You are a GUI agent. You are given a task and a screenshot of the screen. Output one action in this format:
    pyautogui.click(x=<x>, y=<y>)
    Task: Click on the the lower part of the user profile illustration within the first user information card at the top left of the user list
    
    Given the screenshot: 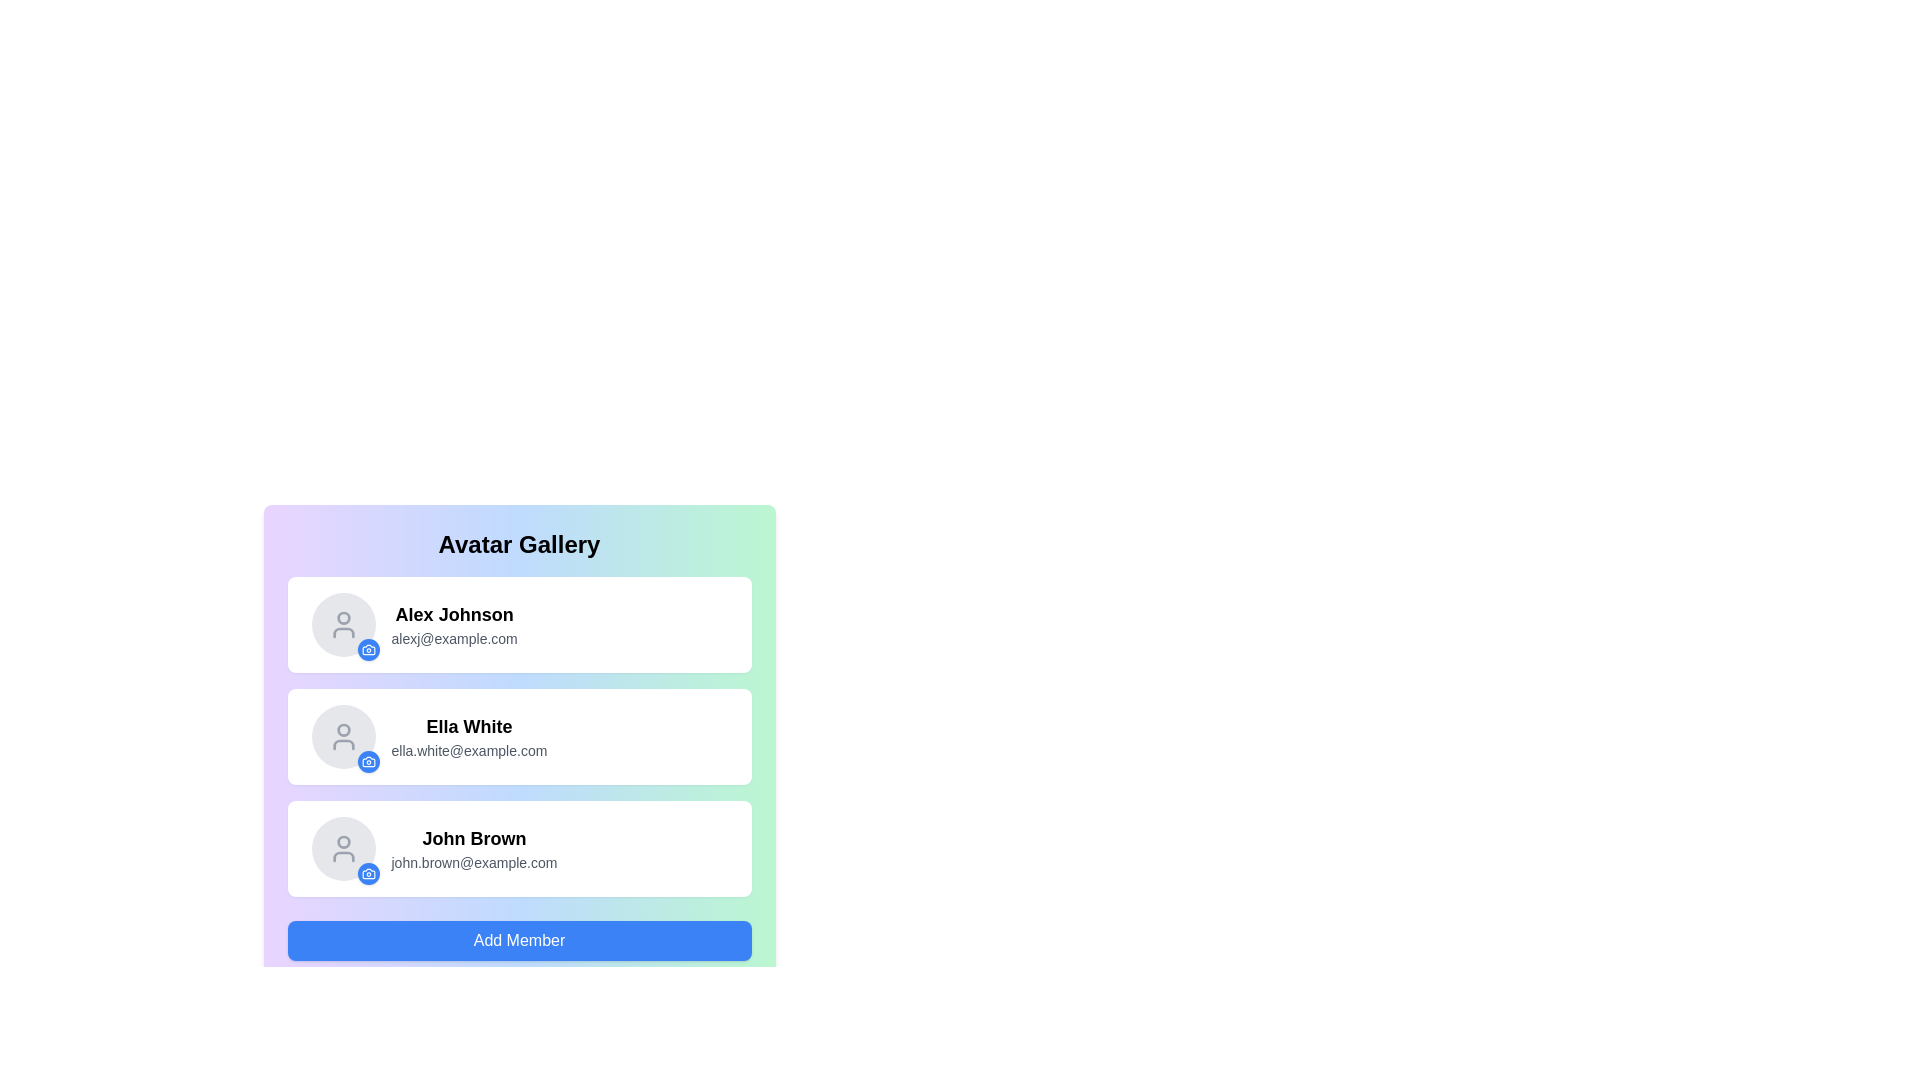 What is the action you would take?
    pyautogui.click(x=343, y=632)
    